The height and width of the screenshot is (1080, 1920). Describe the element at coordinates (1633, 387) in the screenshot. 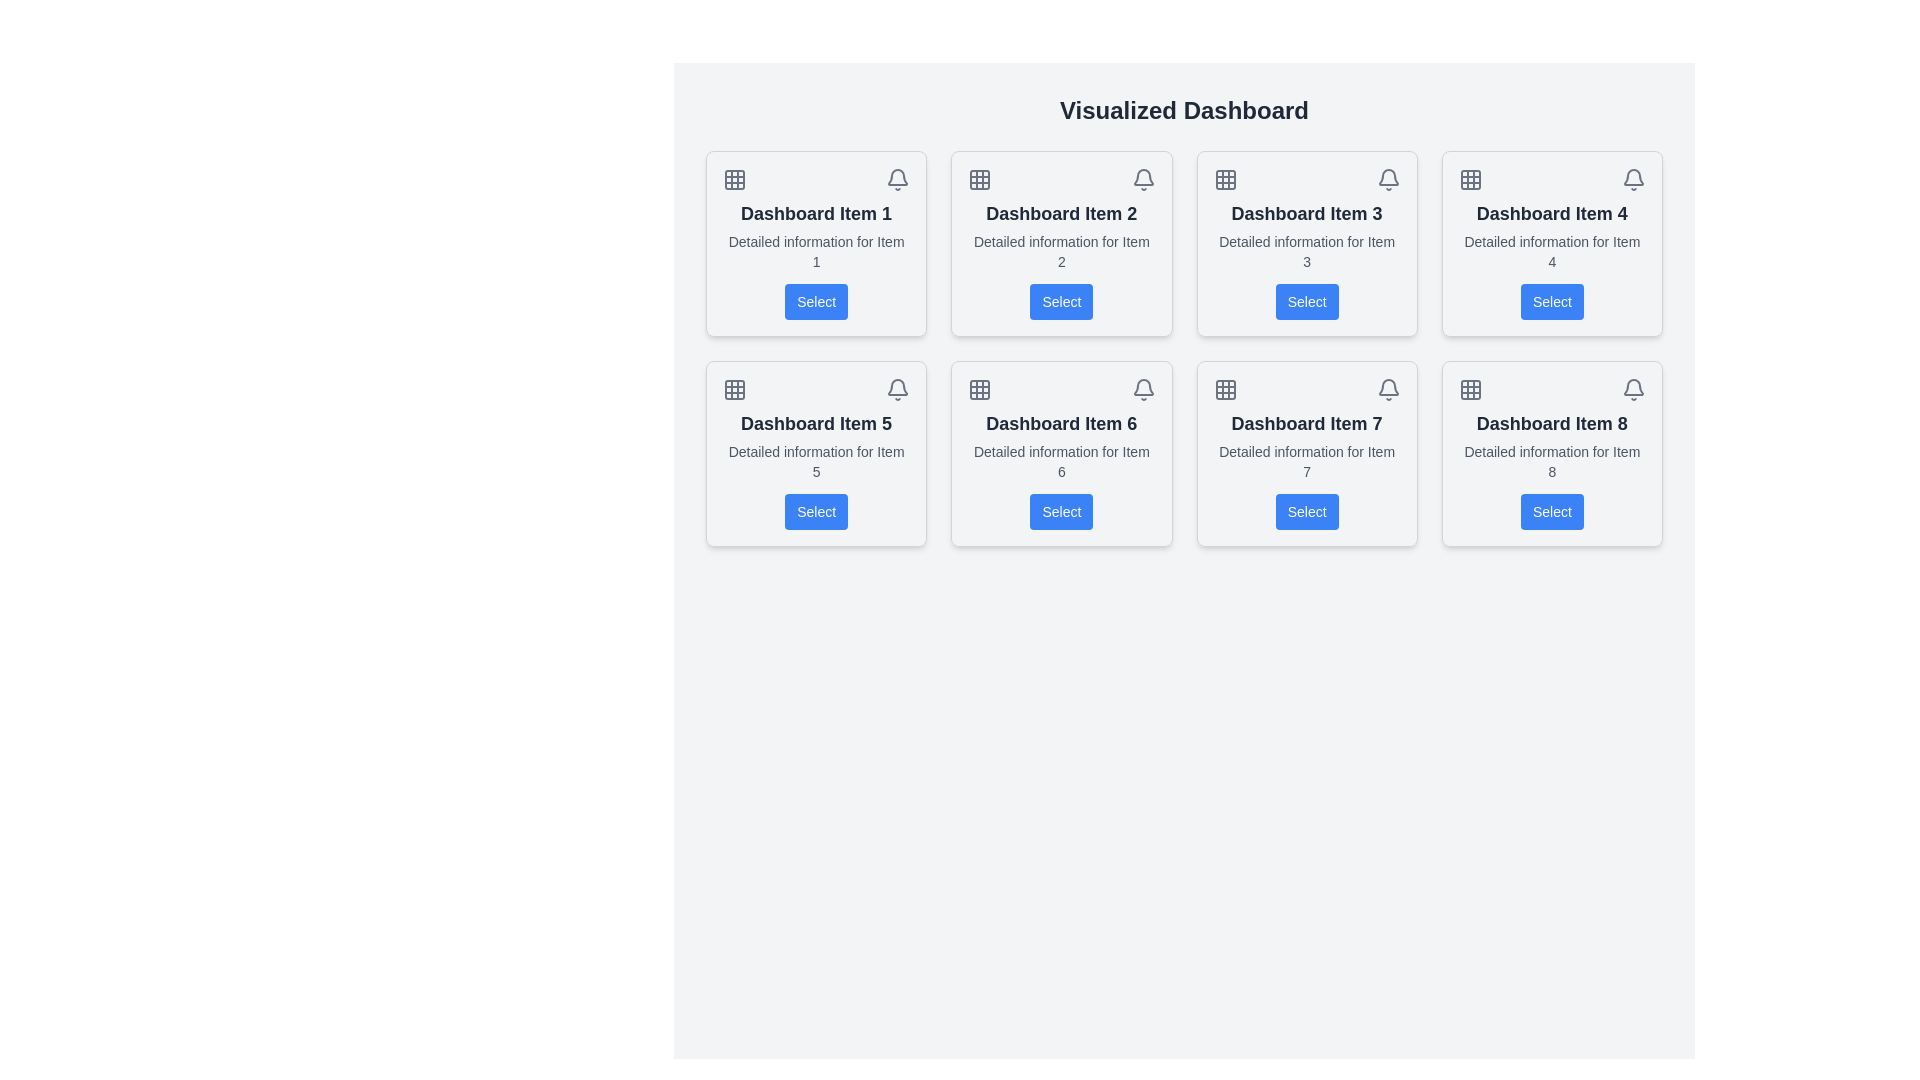

I see `the bell-shaped notification icon with a gray outline located` at that location.